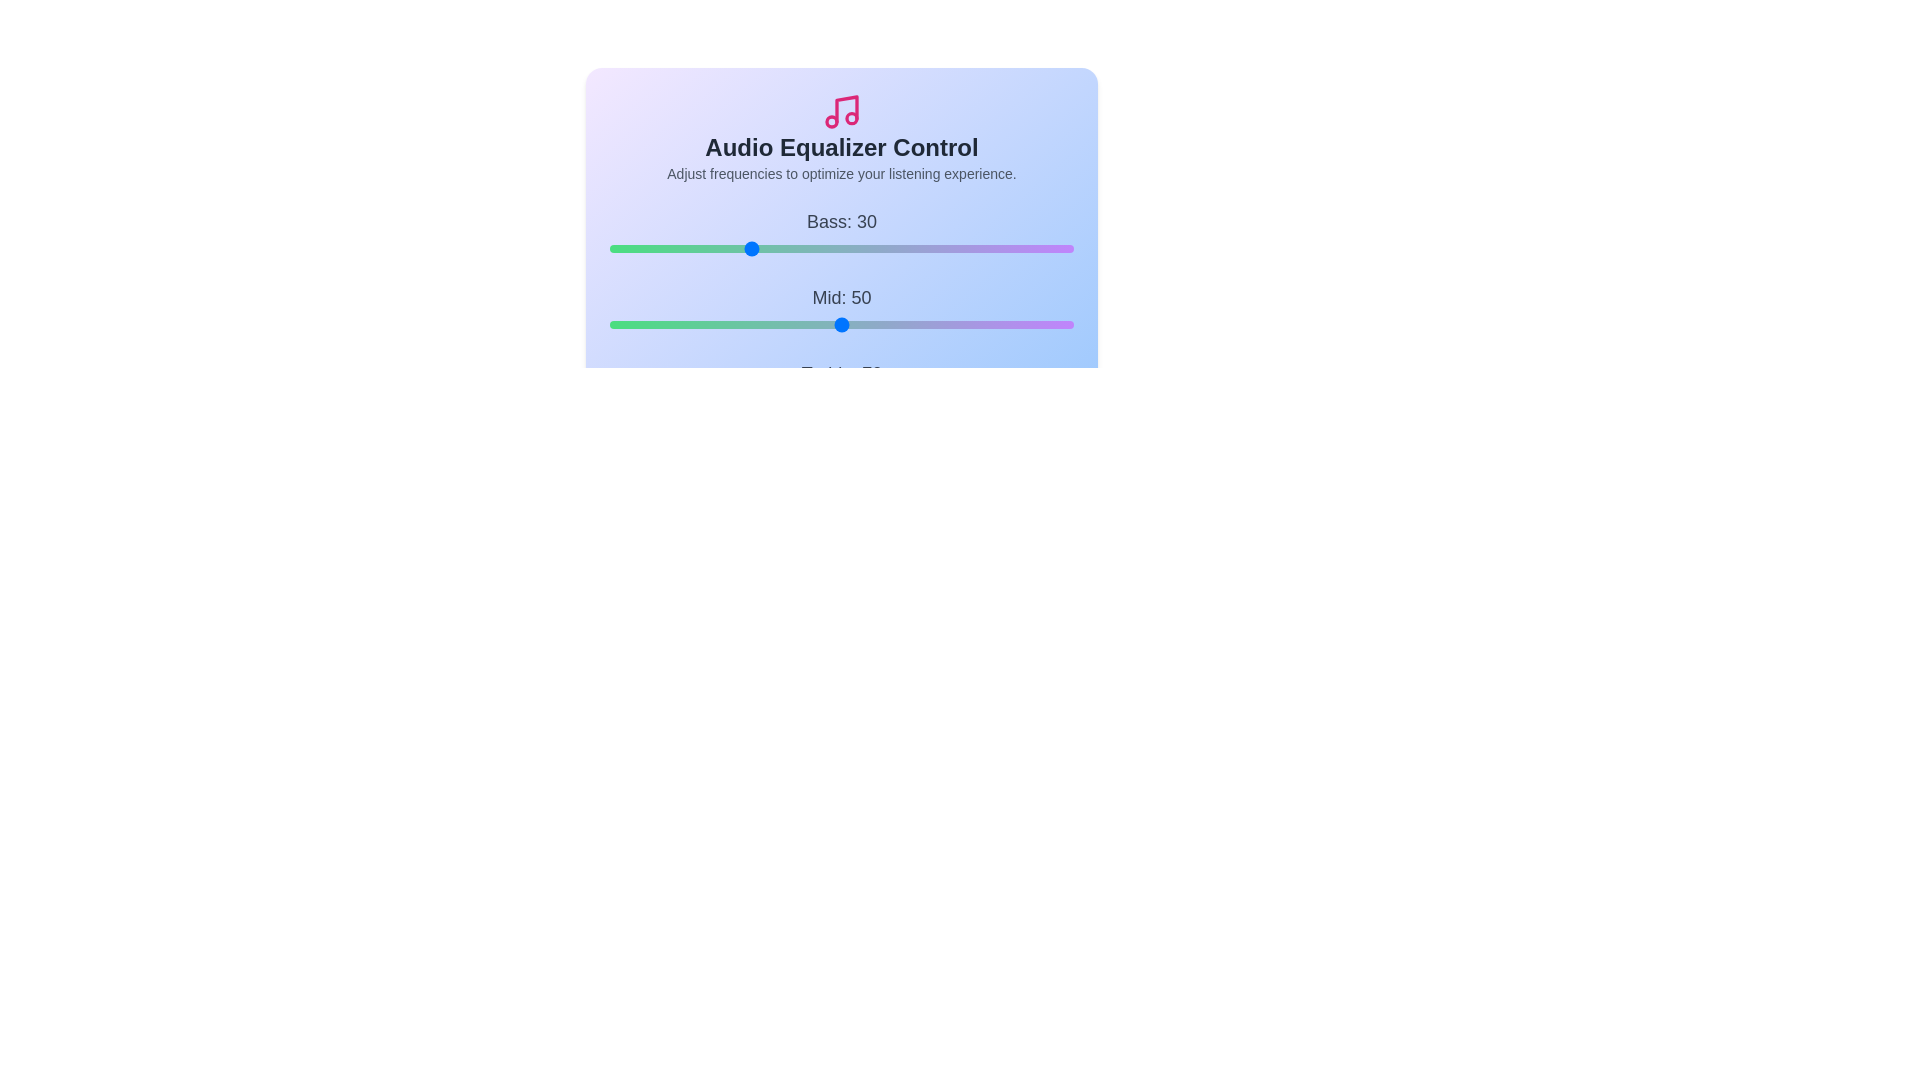 The width and height of the screenshot is (1920, 1080). I want to click on the Bass slider to set the bass level to 28, so click(738, 248).